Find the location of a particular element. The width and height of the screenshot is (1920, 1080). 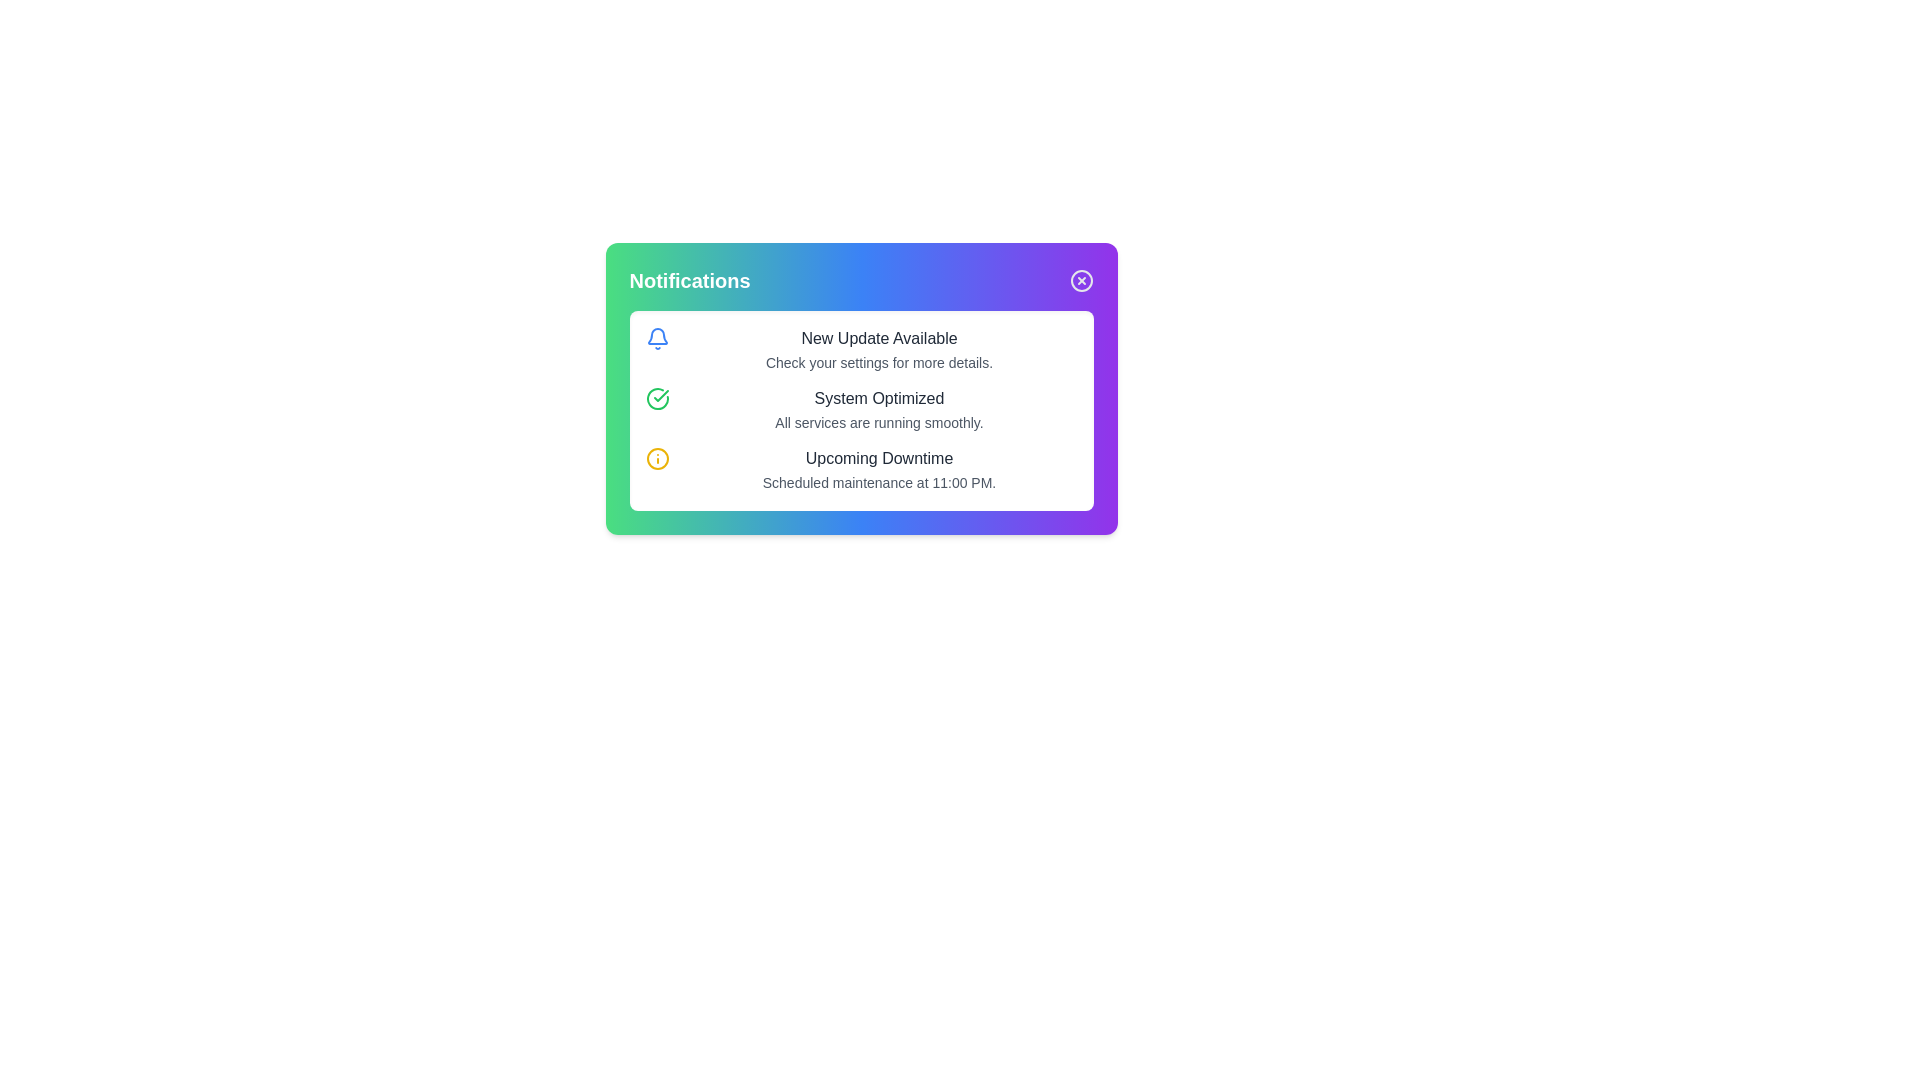

the second informational text entry in the notifications card to focus on it is located at coordinates (861, 410).